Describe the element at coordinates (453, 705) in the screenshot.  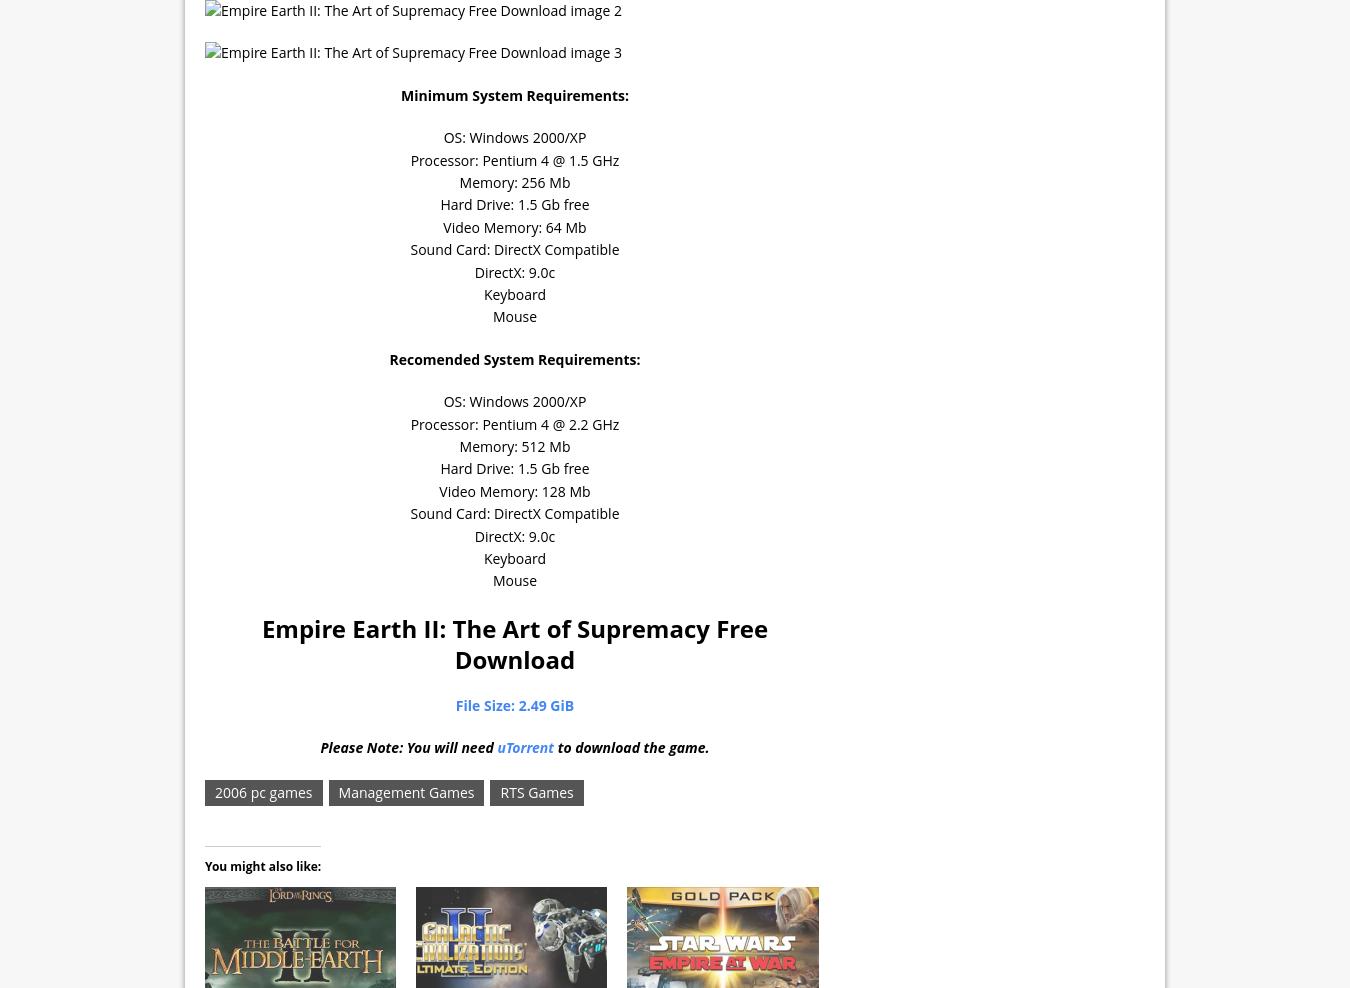
I see `'File Size: 2.49 GiB'` at that location.